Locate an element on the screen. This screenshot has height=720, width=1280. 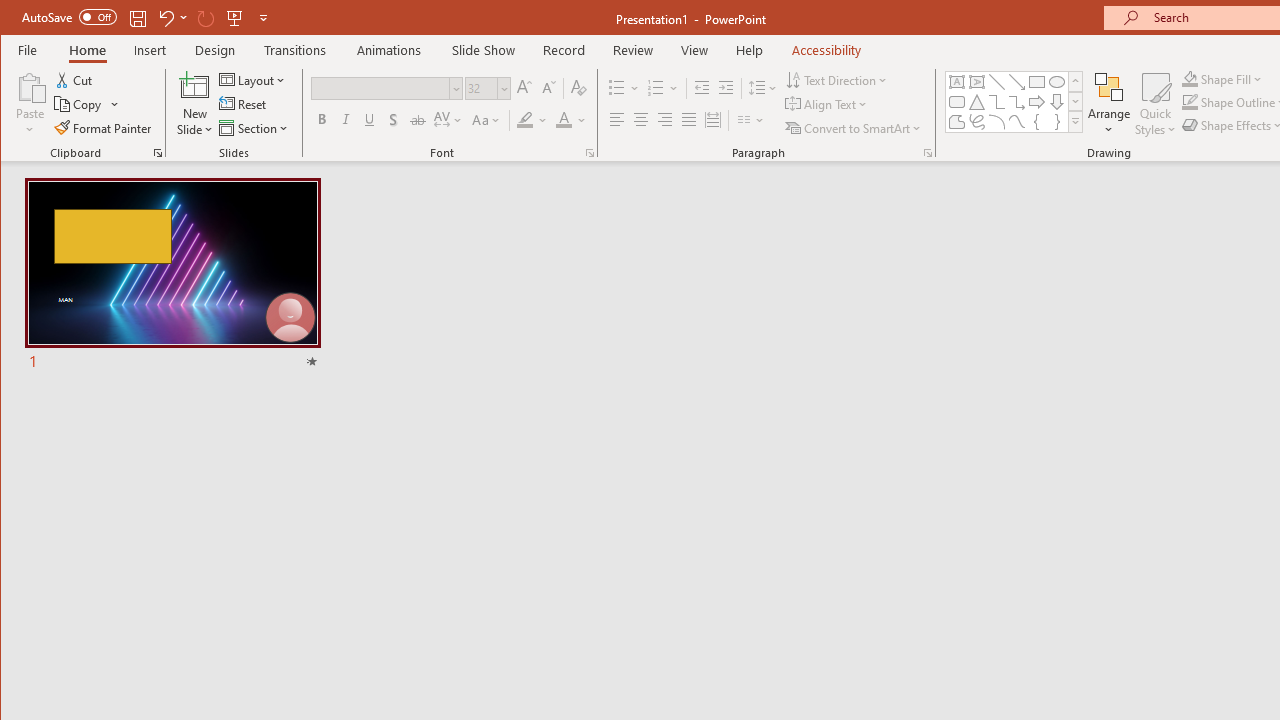
'Format Painter' is located at coordinates (103, 128).